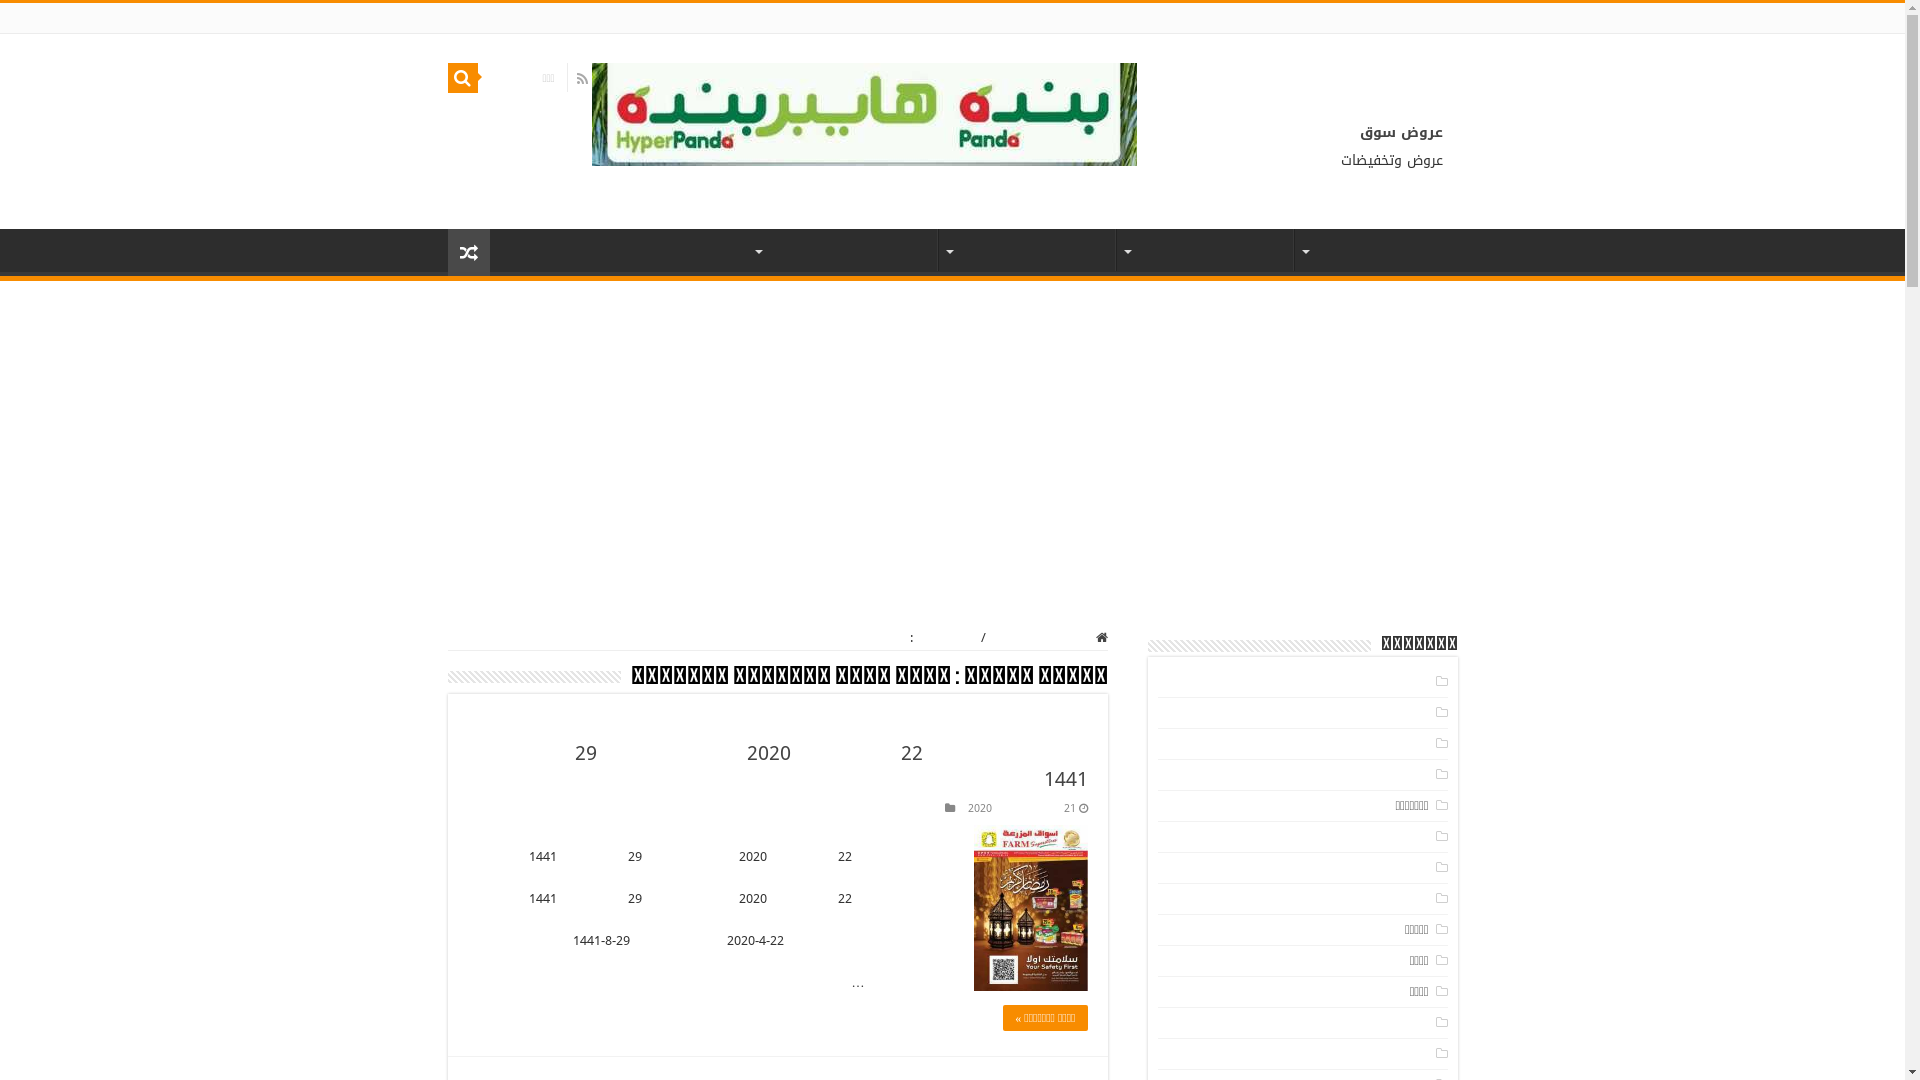  Describe the element at coordinates (580, 77) in the screenshot. I see `'Rss'` at that location.